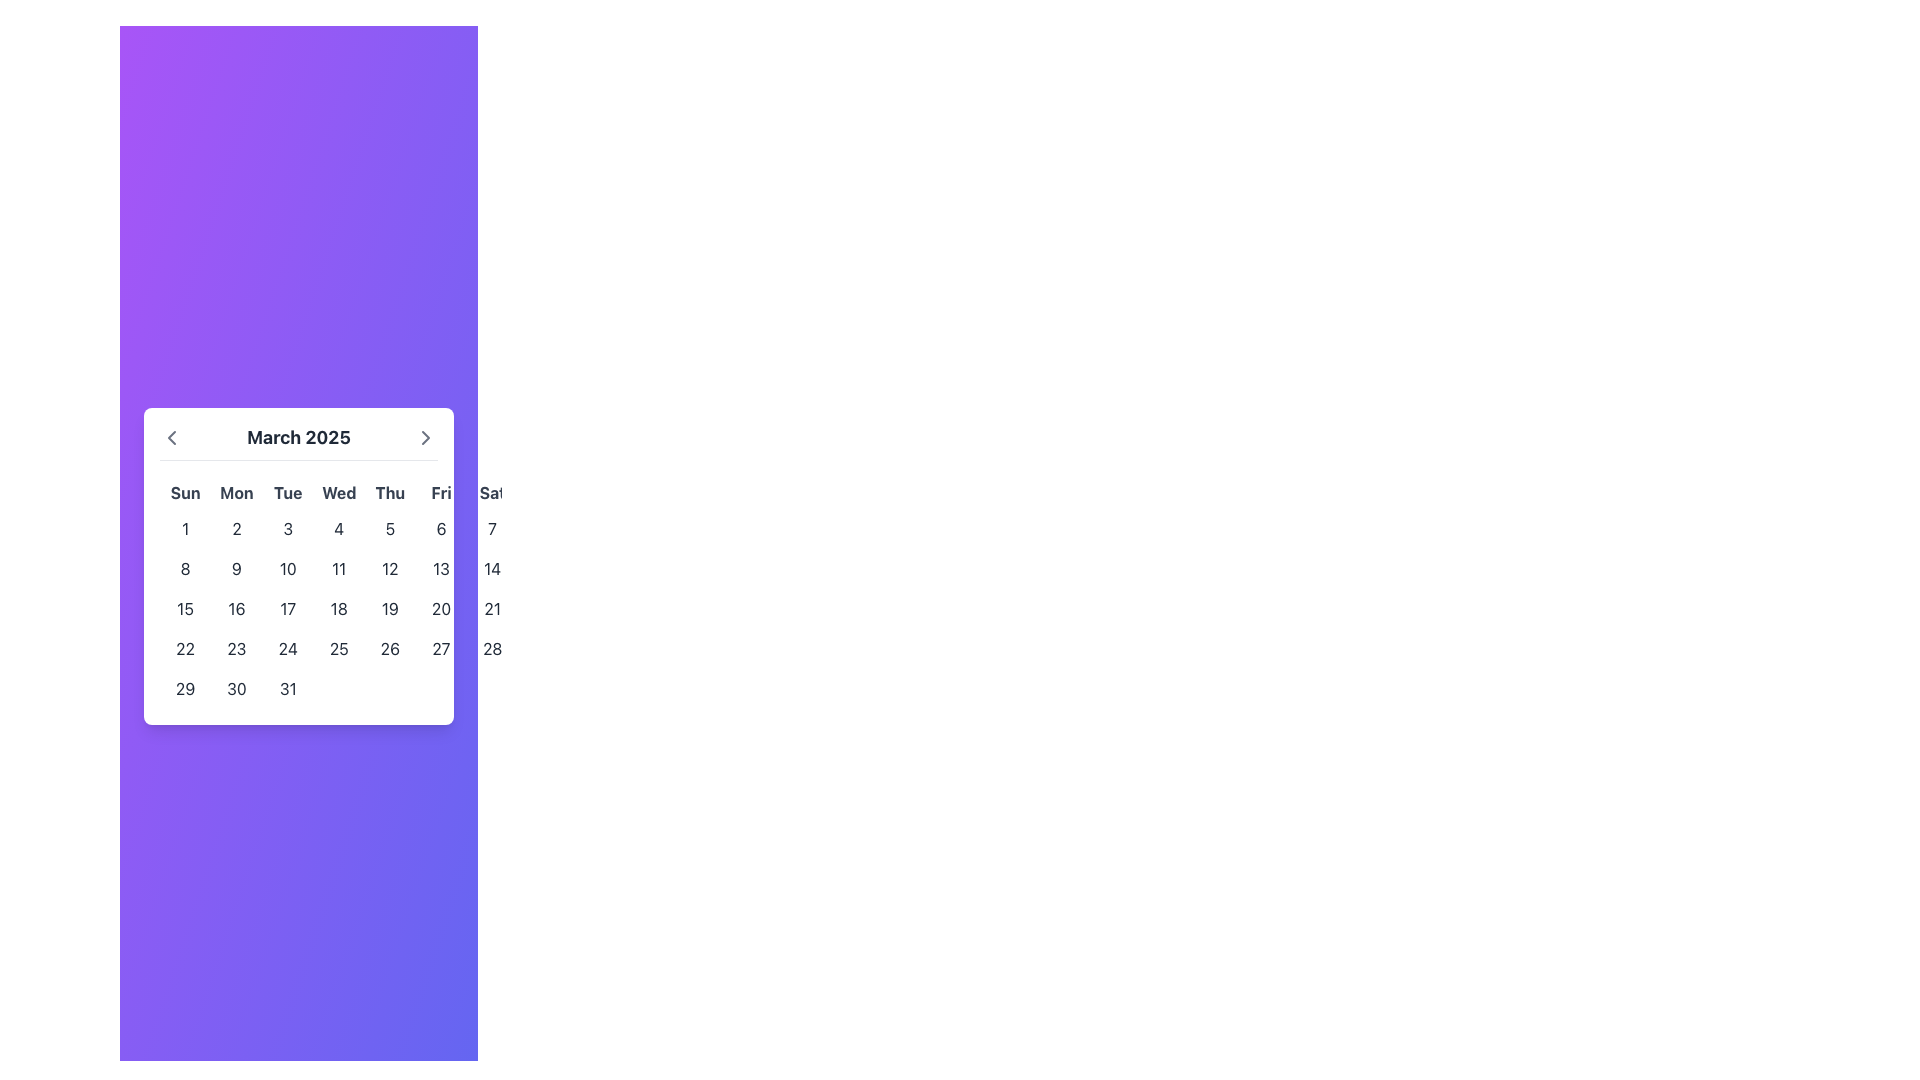 The width and height of the screenshot is (1920, 1080). I want to click on the button displaying the number '6' which represents the date in the calendar grid for March 2025, so click(440, 527).